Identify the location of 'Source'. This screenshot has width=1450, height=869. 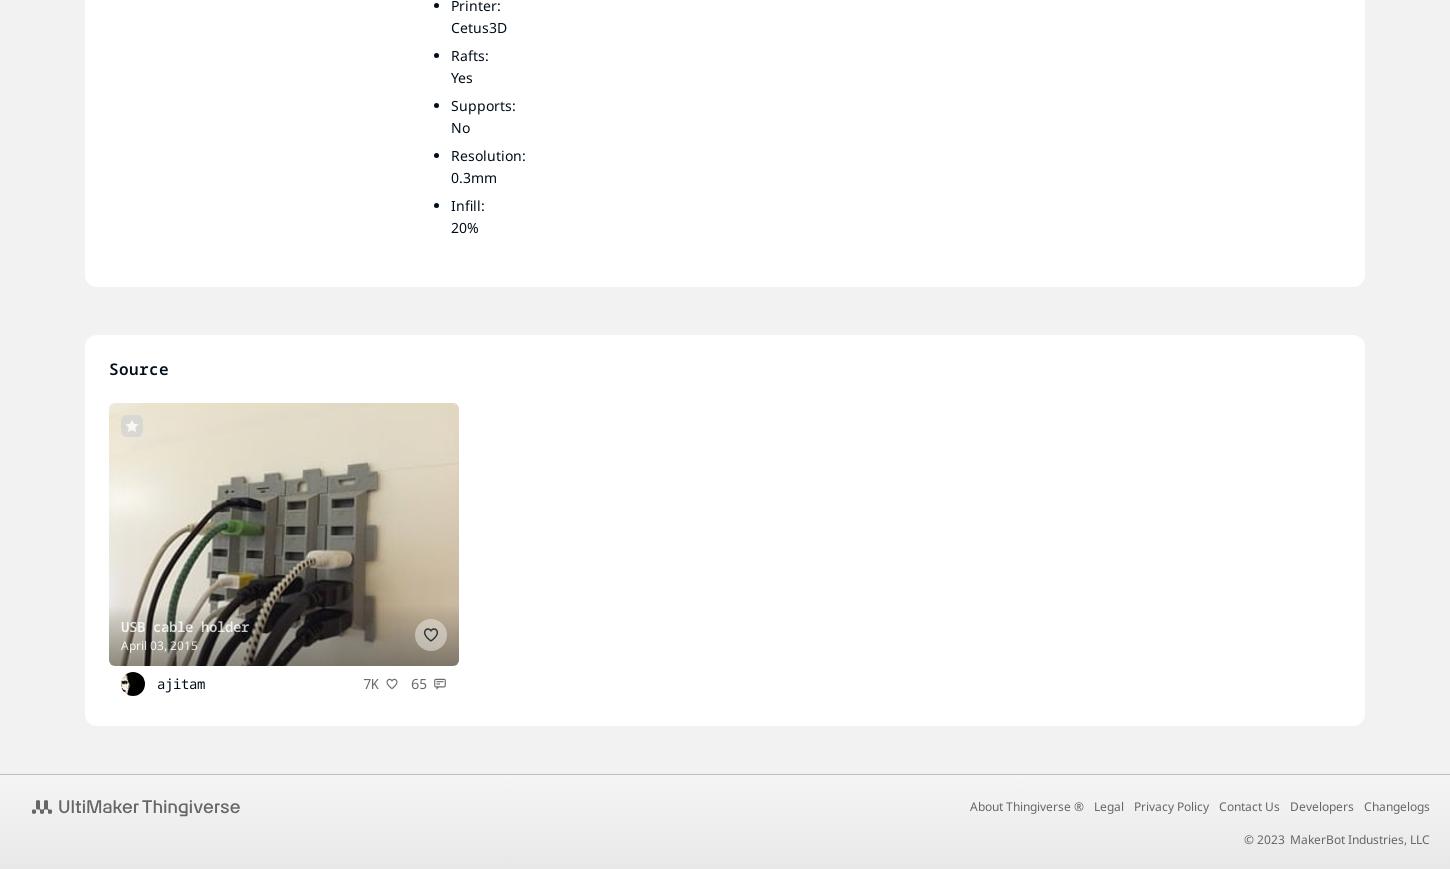
(109, 367).